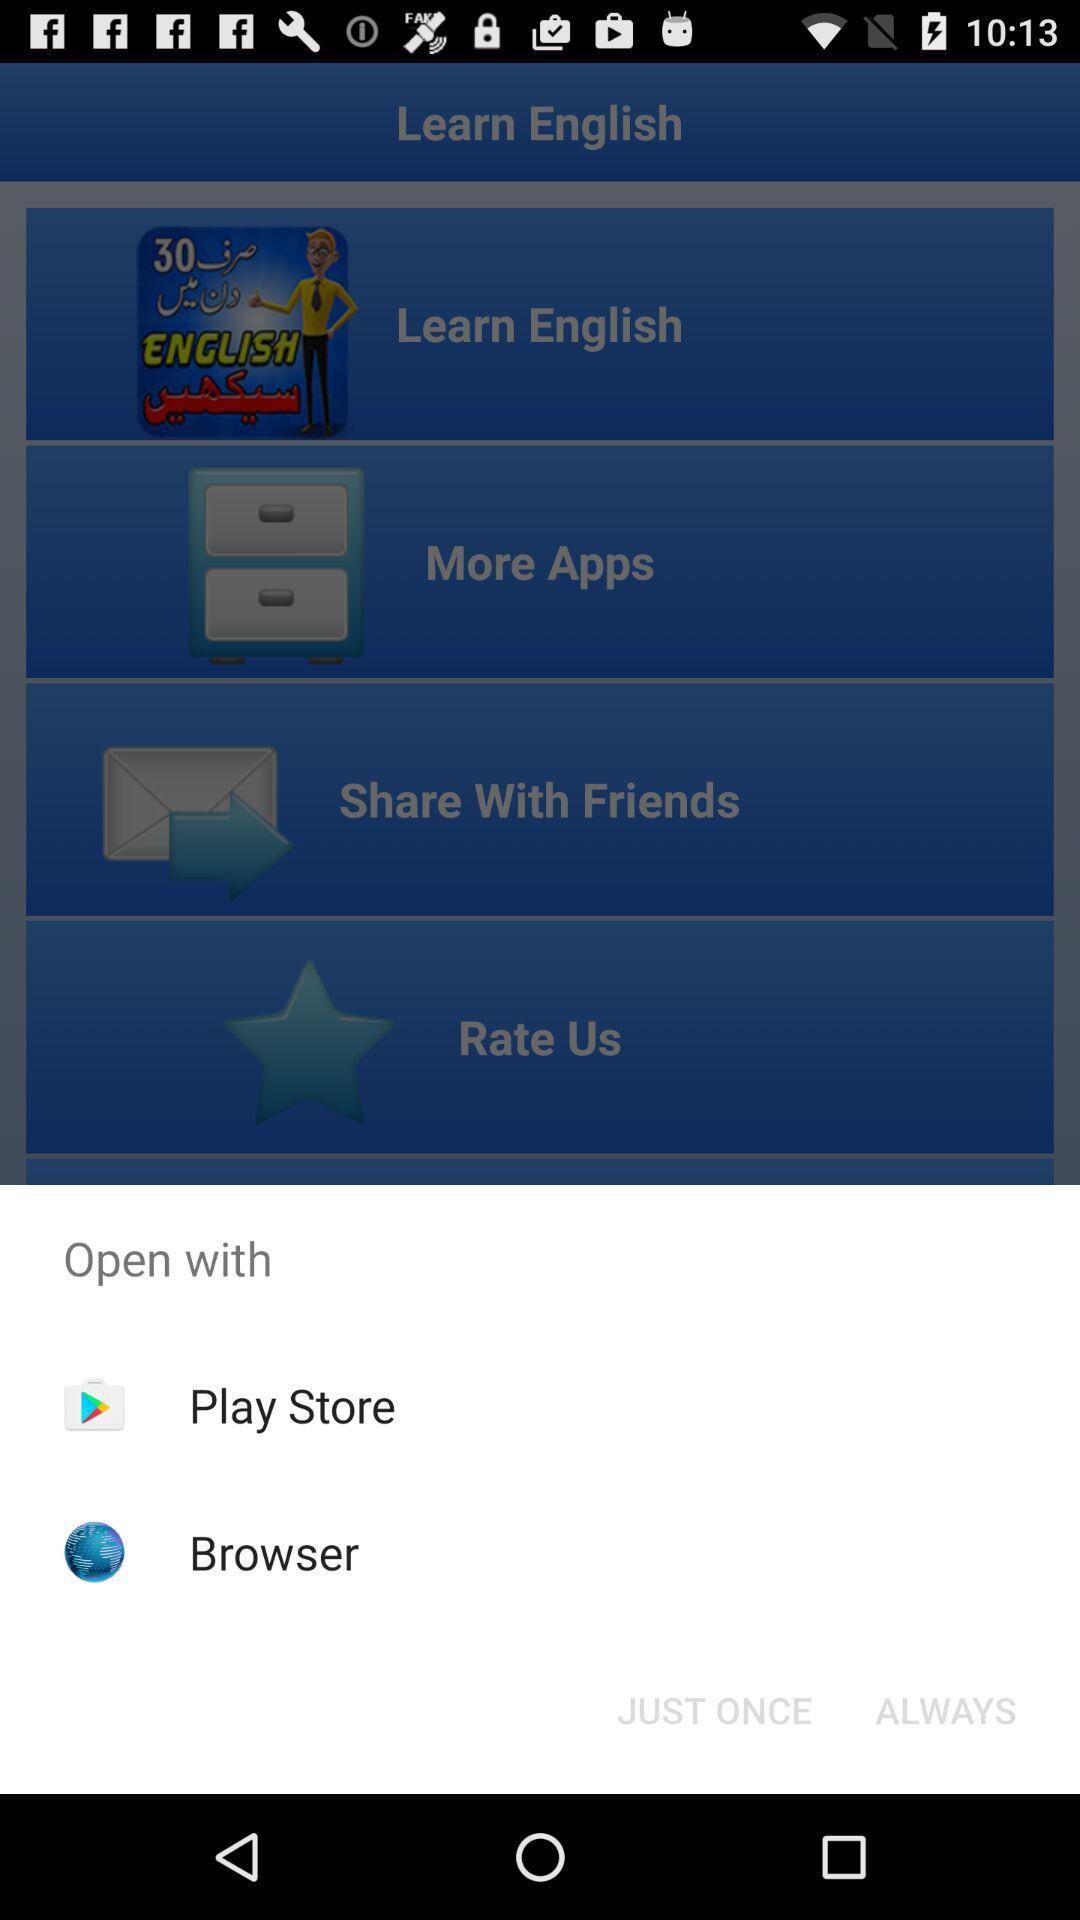  I want to click on item next to just once icon, so click(945, 1708).